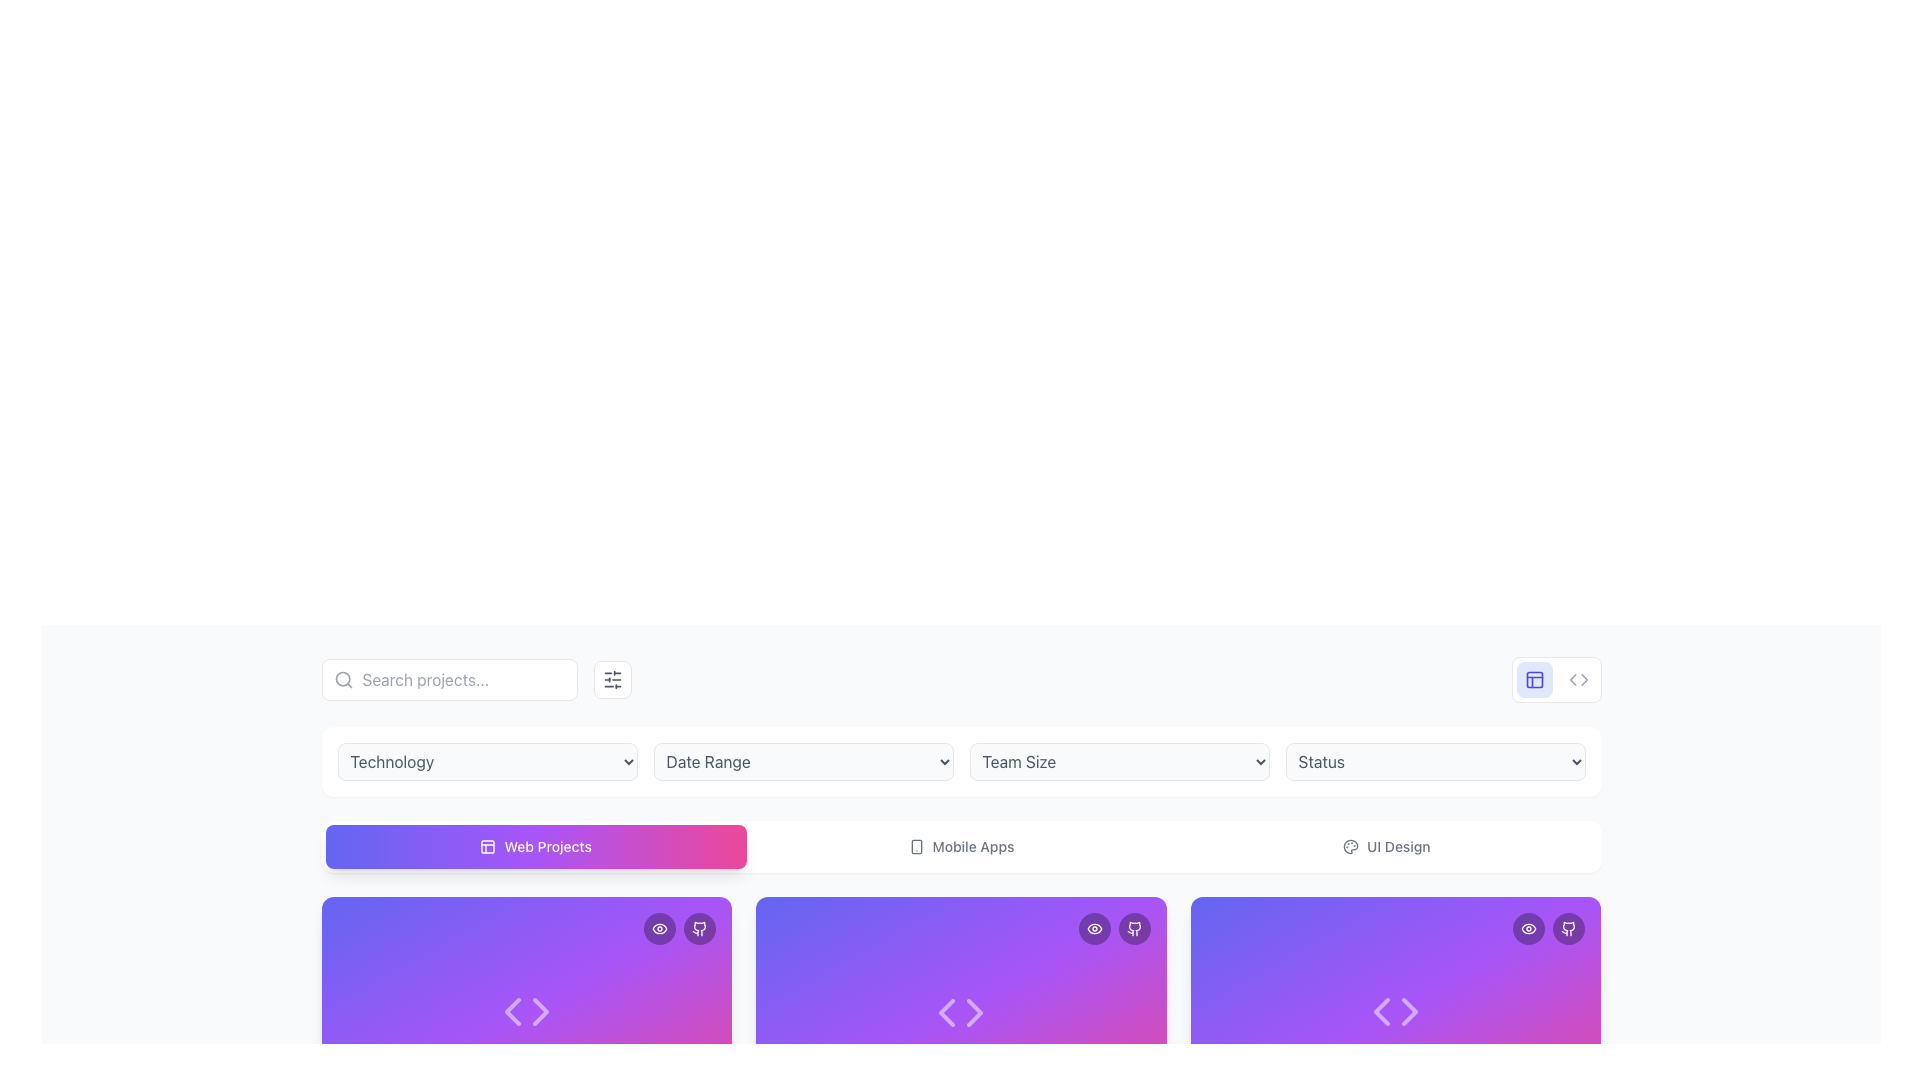 This screenshot has width=1920, height=1080. Describe the element at coordinates (1583, 678) in the screenshot. I see `the small triangular graphic icon that resembles an arrowhead, located within the second angle bracket of a code-like icon in the upper-right corner of the interface` at that location.